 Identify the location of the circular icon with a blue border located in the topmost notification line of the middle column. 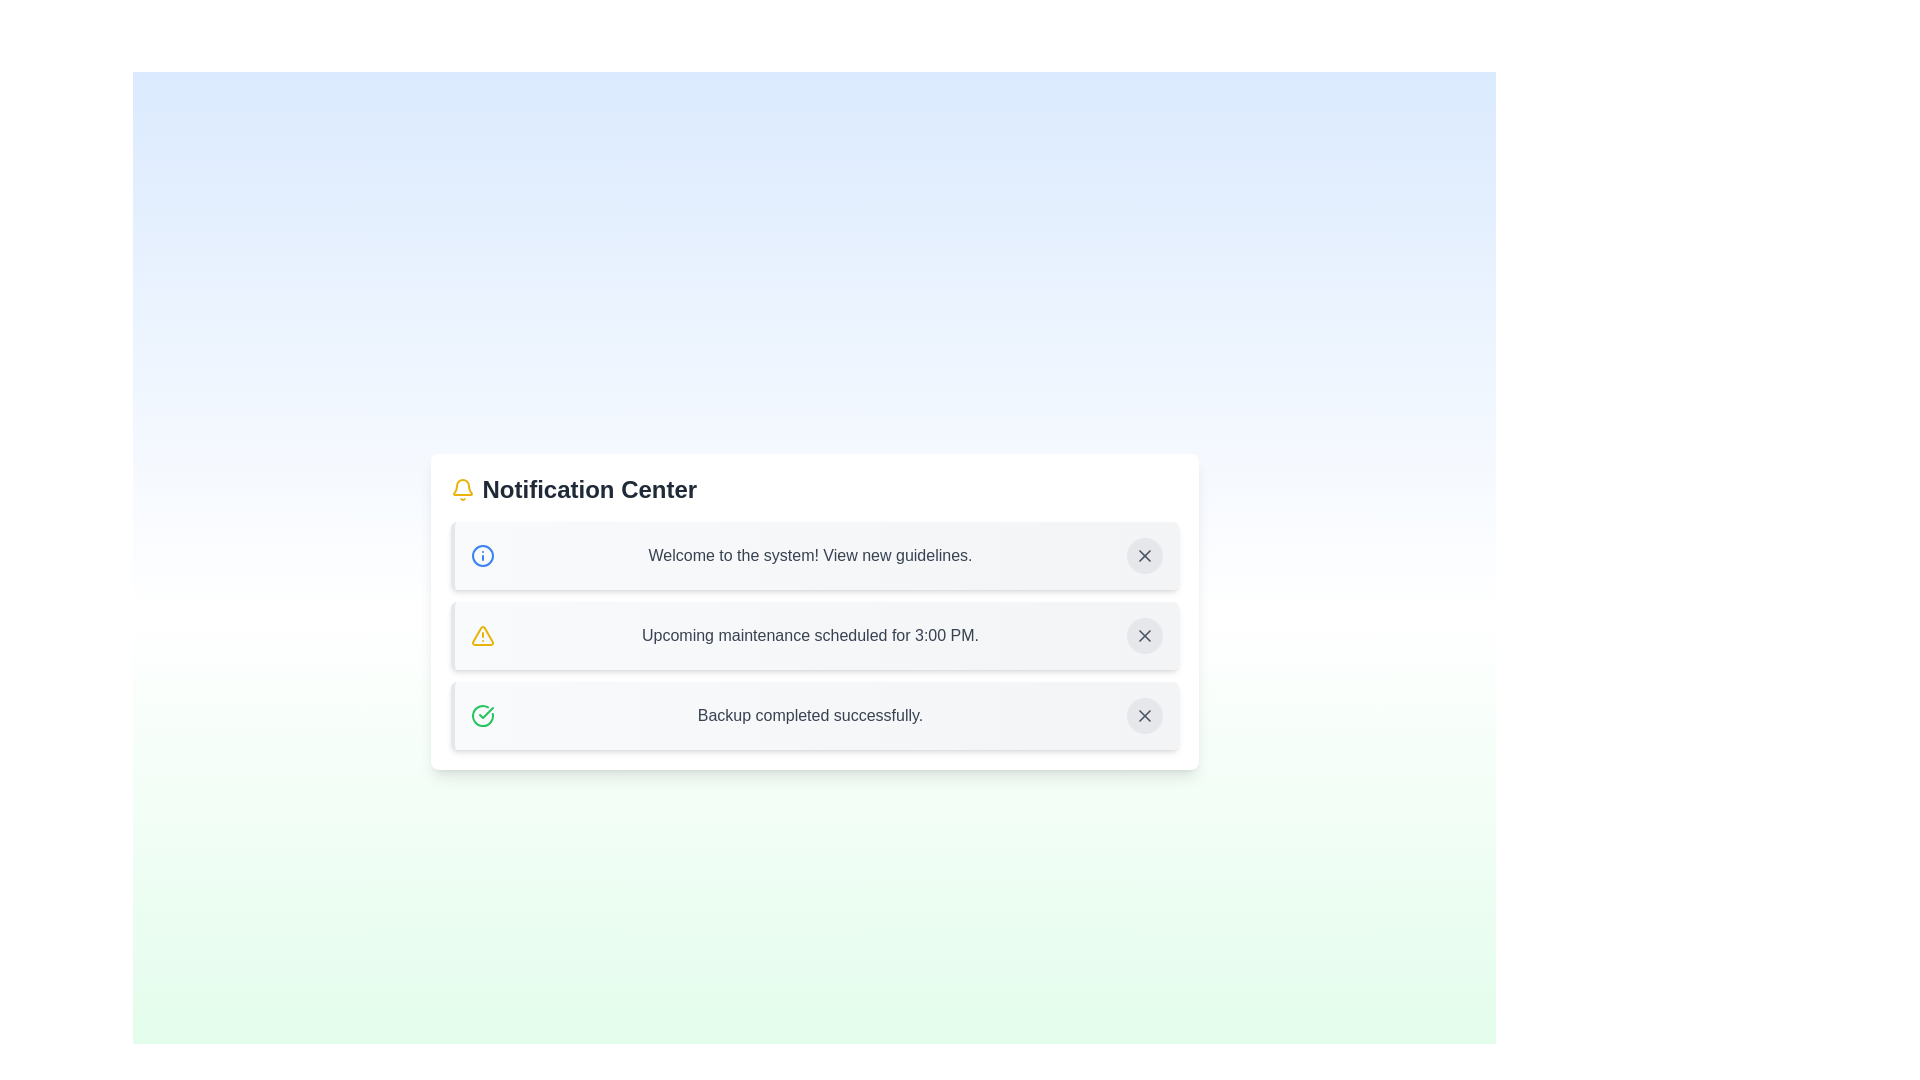
(482, 555).